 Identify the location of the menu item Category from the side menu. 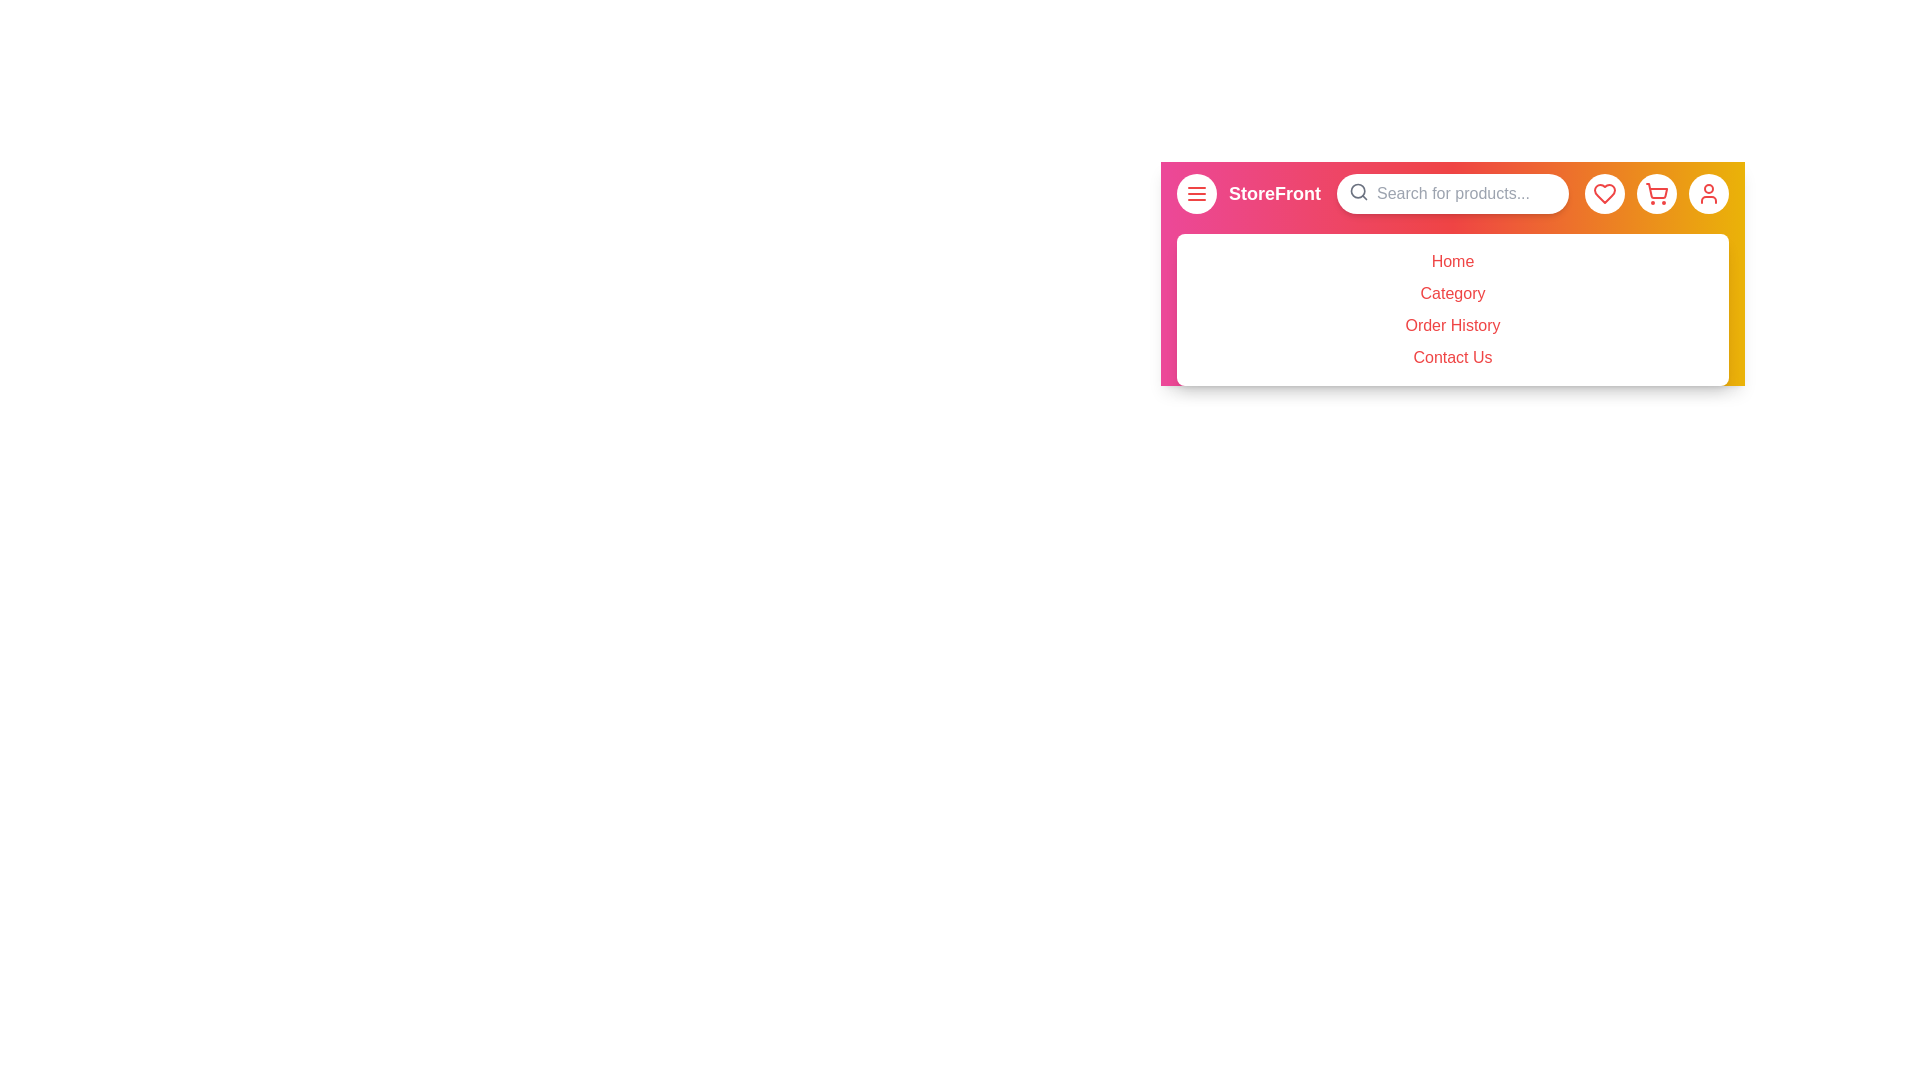
(1453, 293).